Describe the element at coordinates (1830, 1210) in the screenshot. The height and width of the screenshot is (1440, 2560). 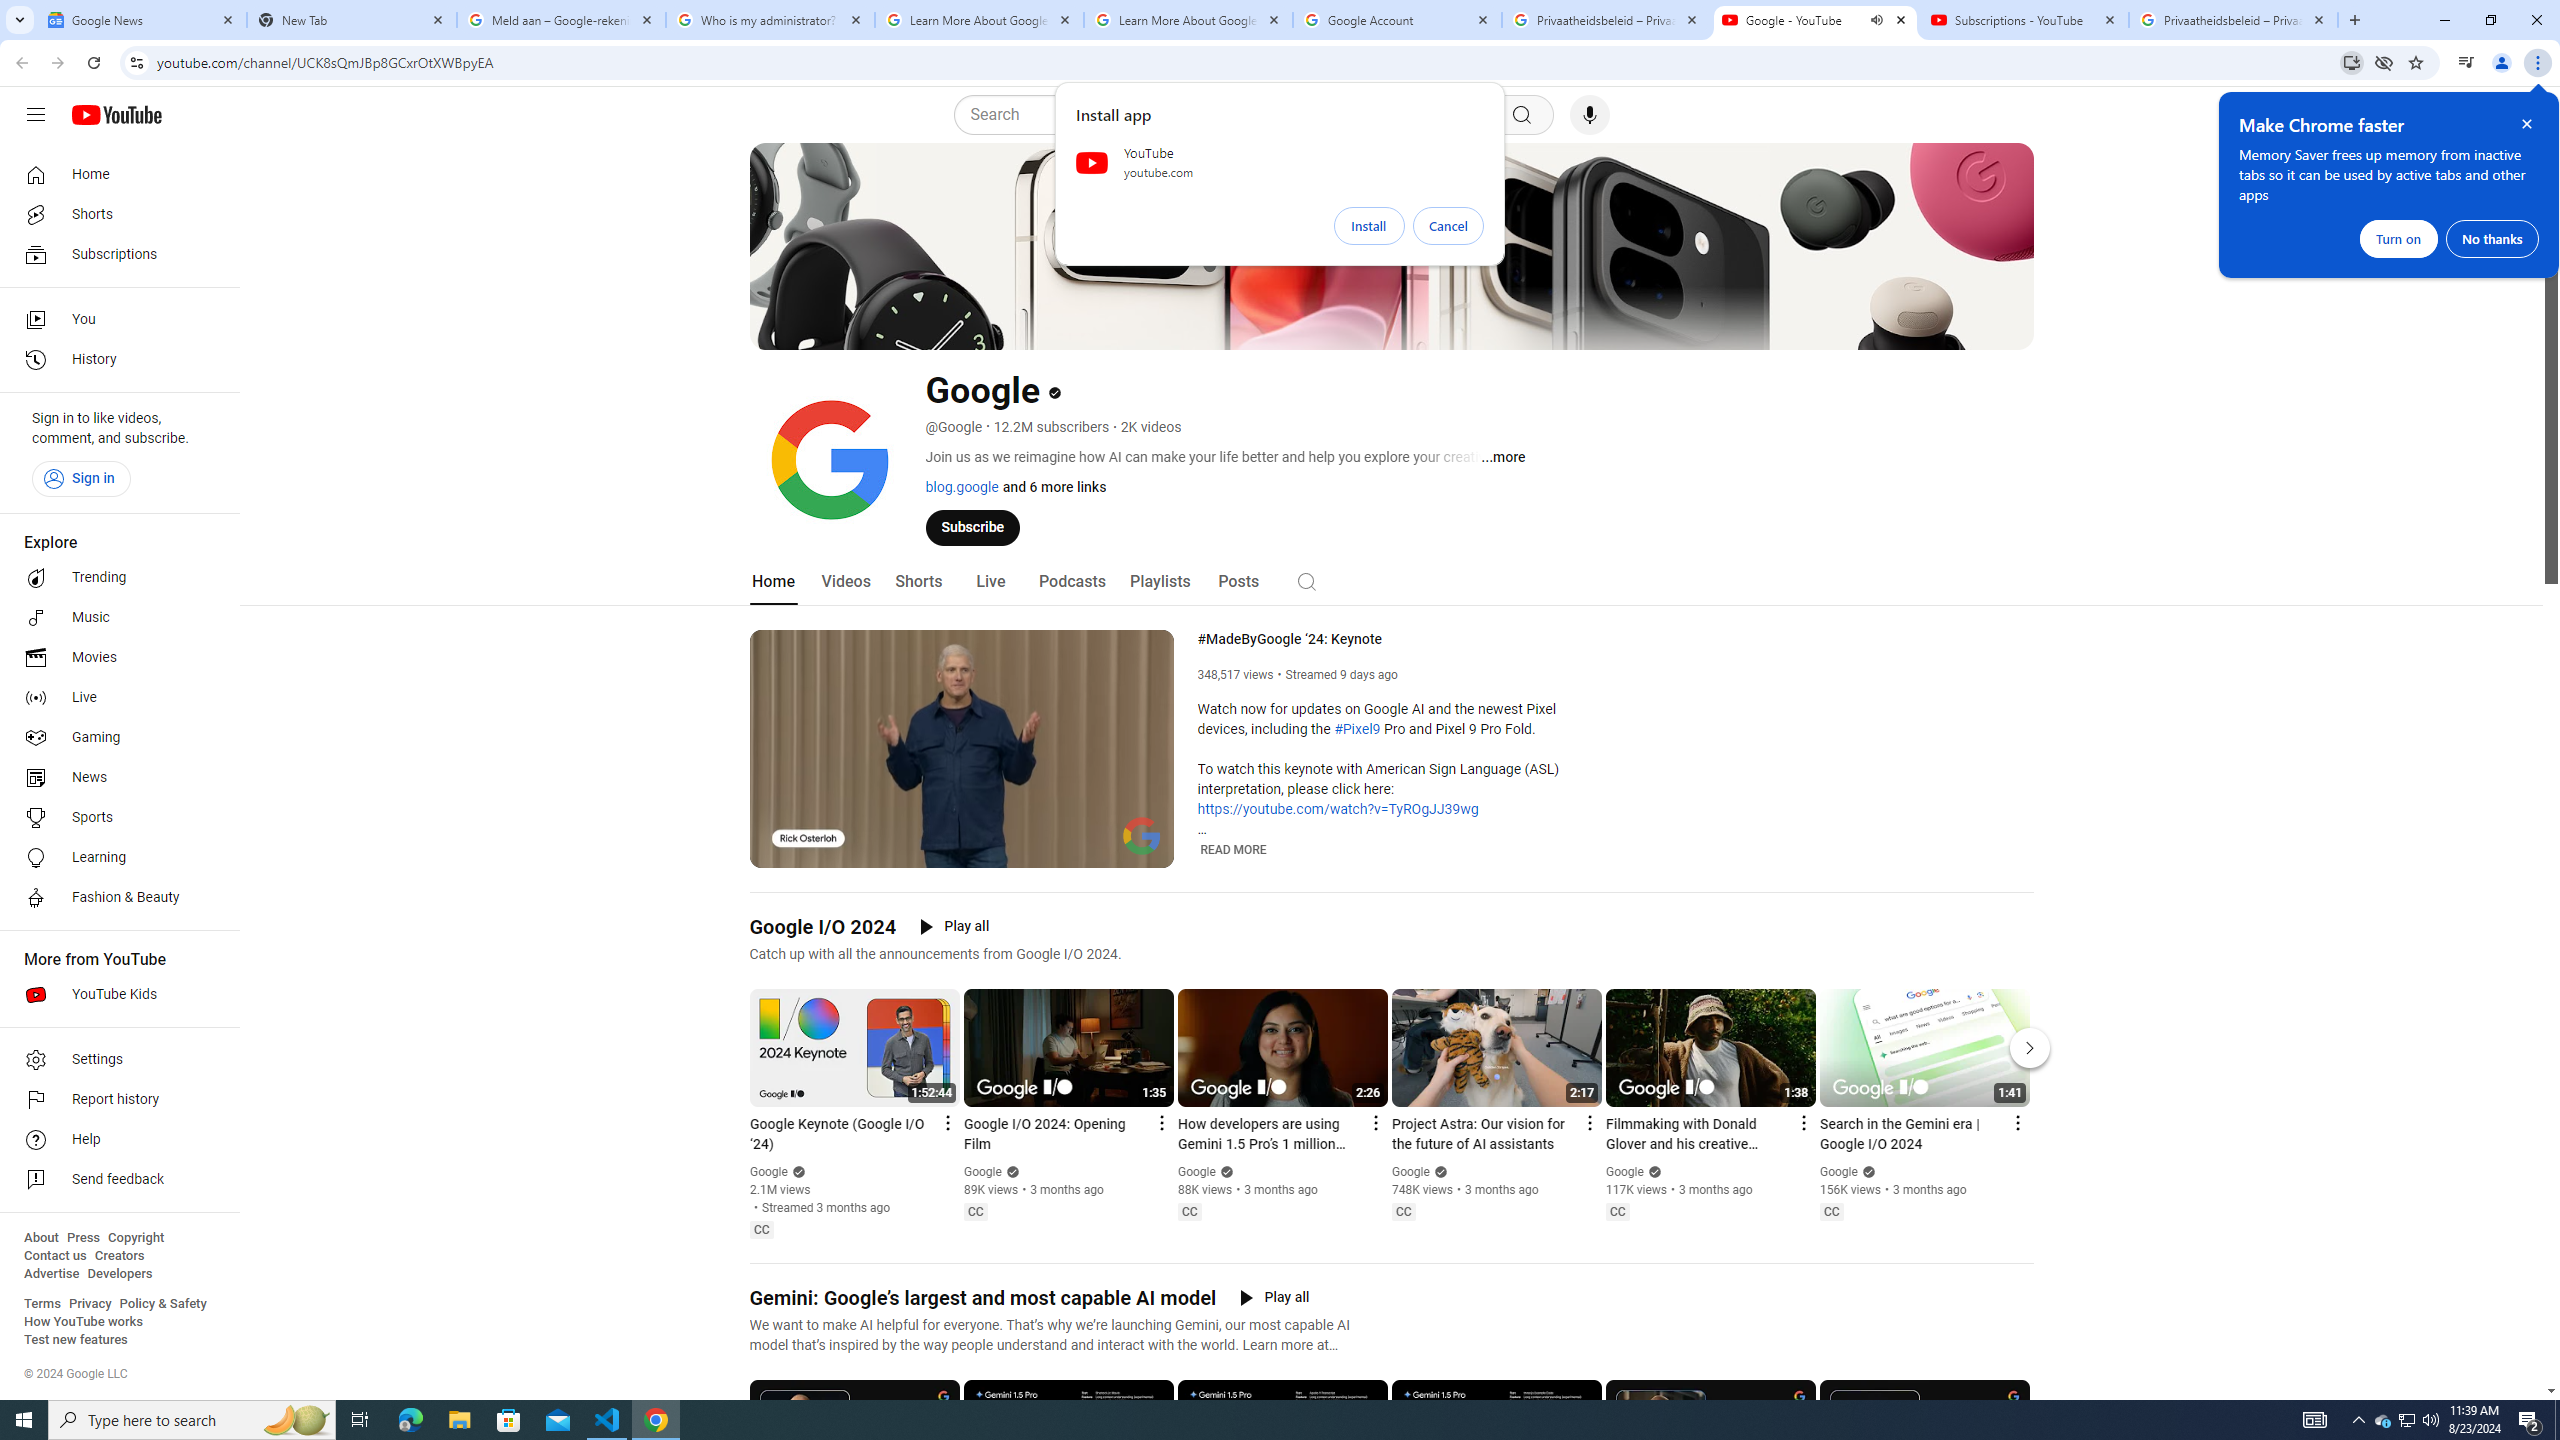
I see `'Closed captions'` at that location.